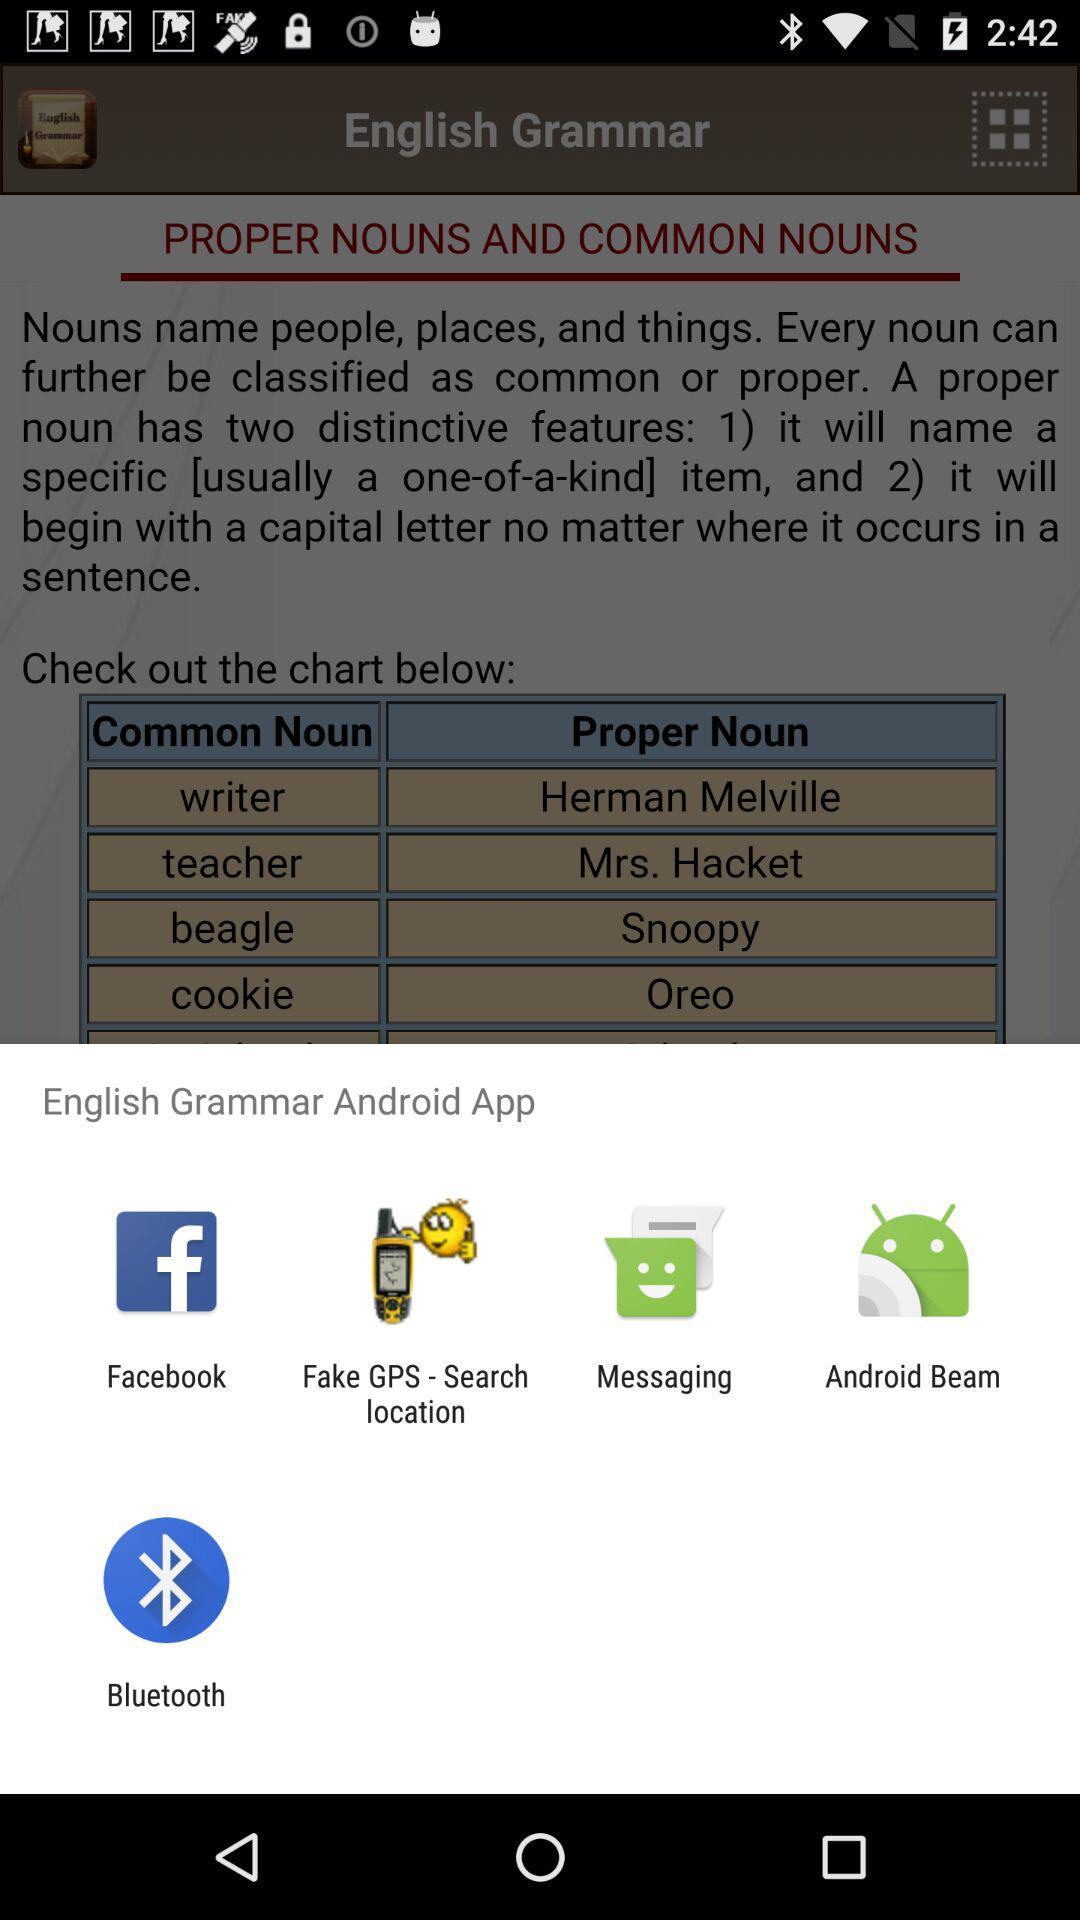 This screenshot has width=1080, height=1920. Describe the element at coordinates (165, 1711) in the screenshot. I see `the bluetooth` at that location.